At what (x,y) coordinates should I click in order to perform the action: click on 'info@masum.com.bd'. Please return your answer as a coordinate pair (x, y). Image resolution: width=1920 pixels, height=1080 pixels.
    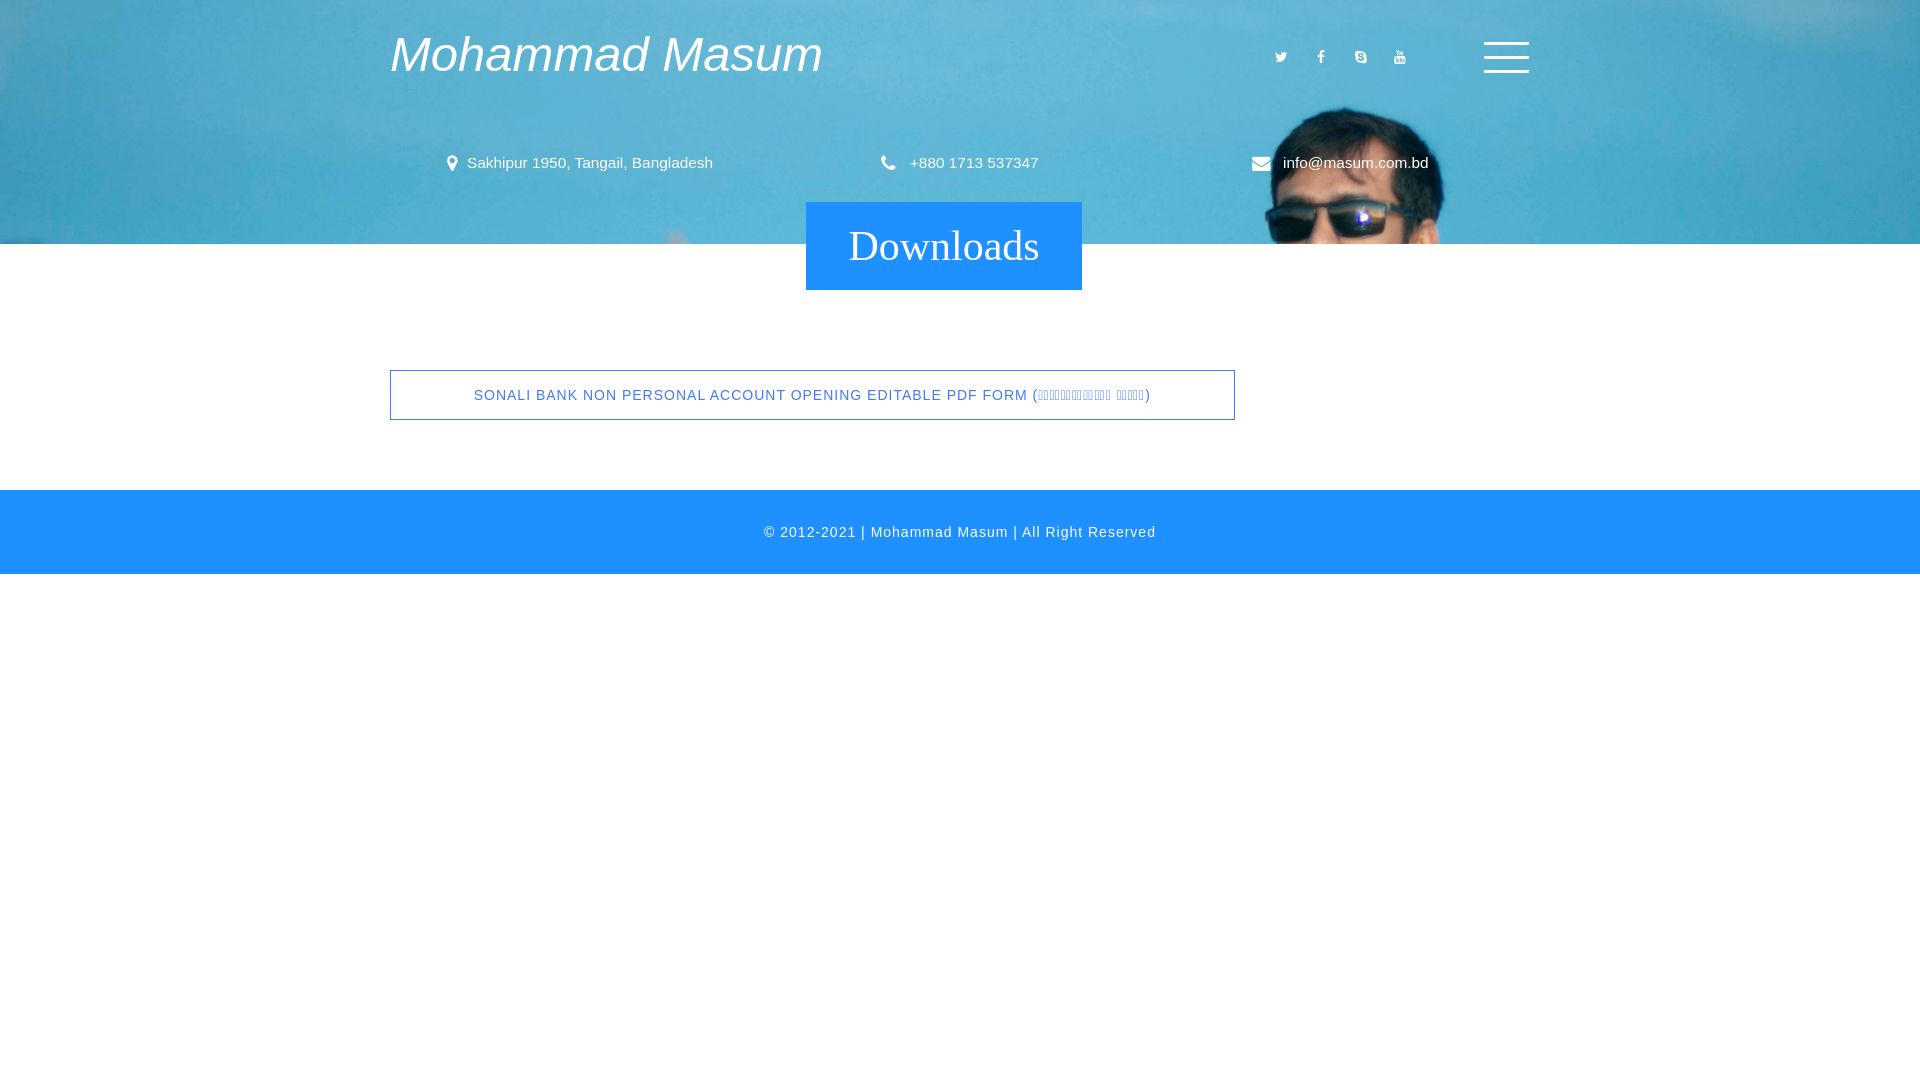
    Looking at the image, I should click on (1277, 161).